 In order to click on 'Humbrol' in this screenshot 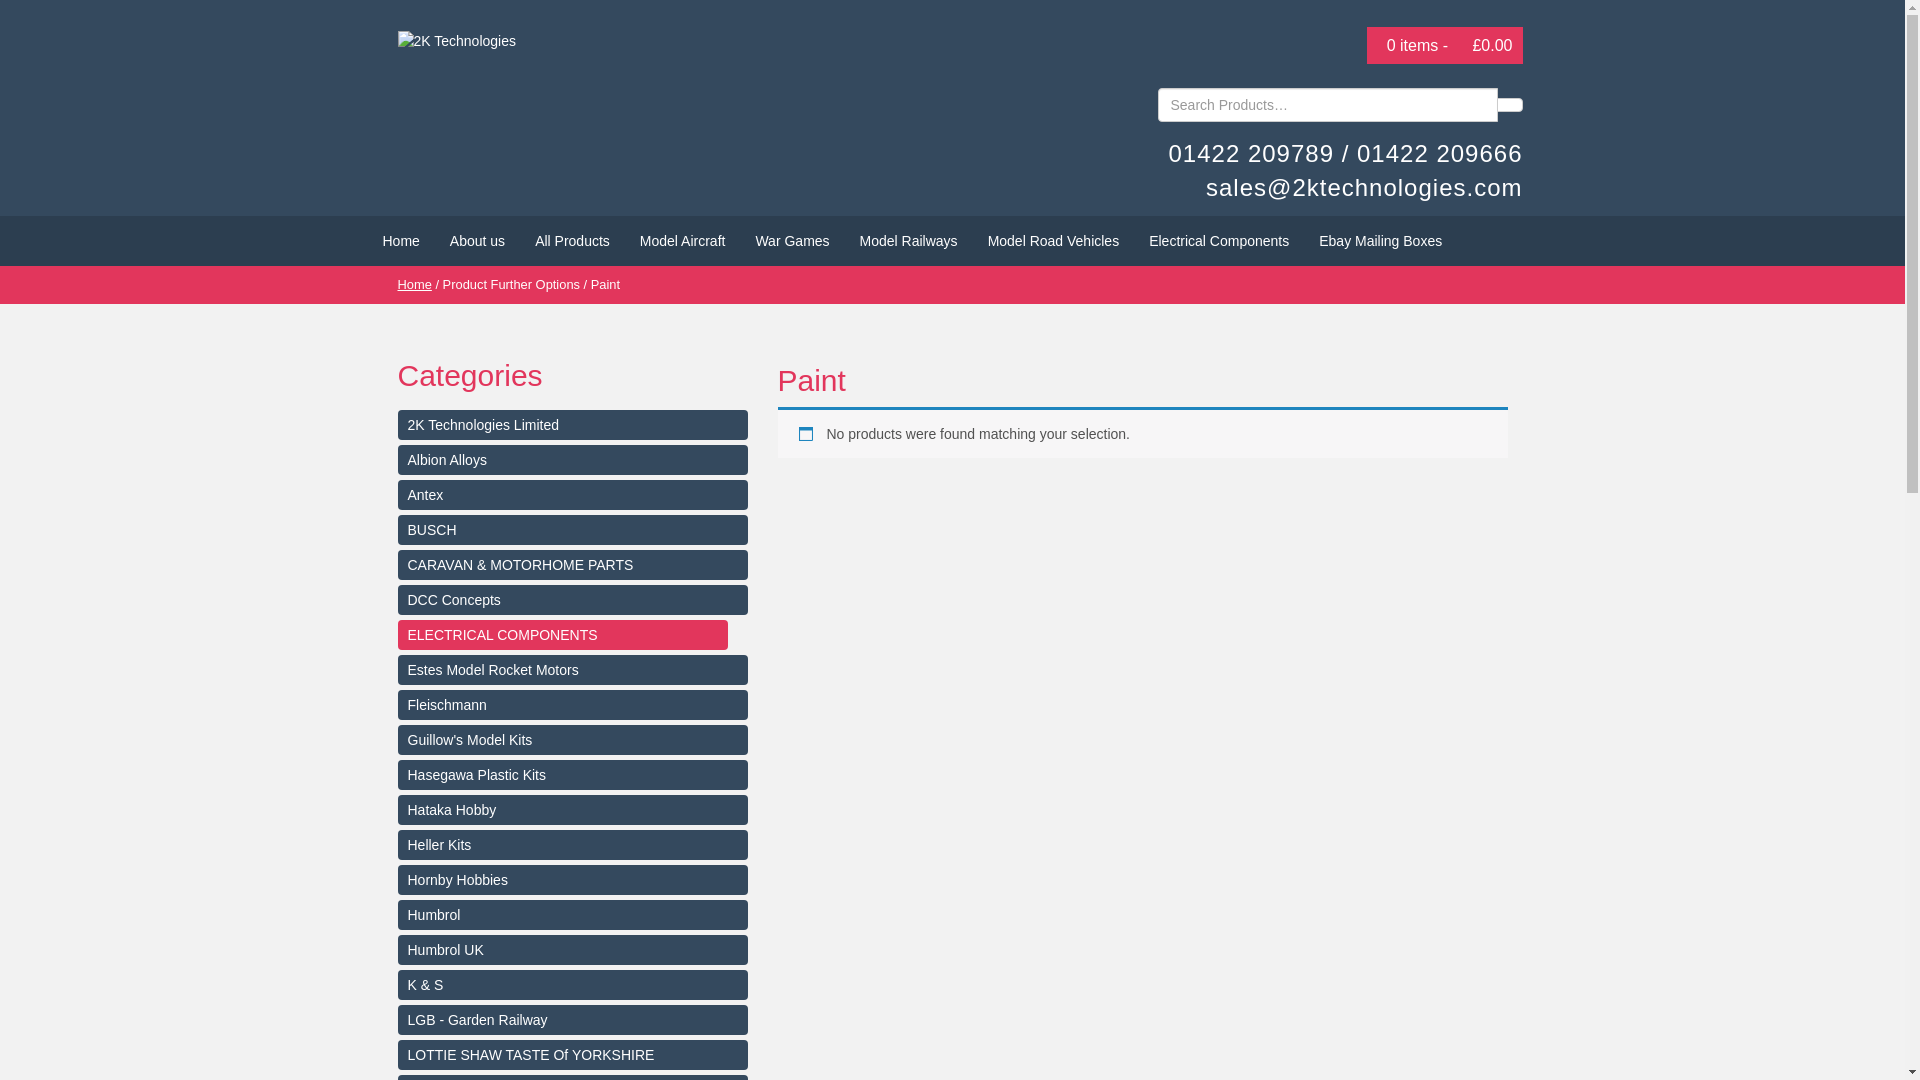, I will do `click(571, 914)`.